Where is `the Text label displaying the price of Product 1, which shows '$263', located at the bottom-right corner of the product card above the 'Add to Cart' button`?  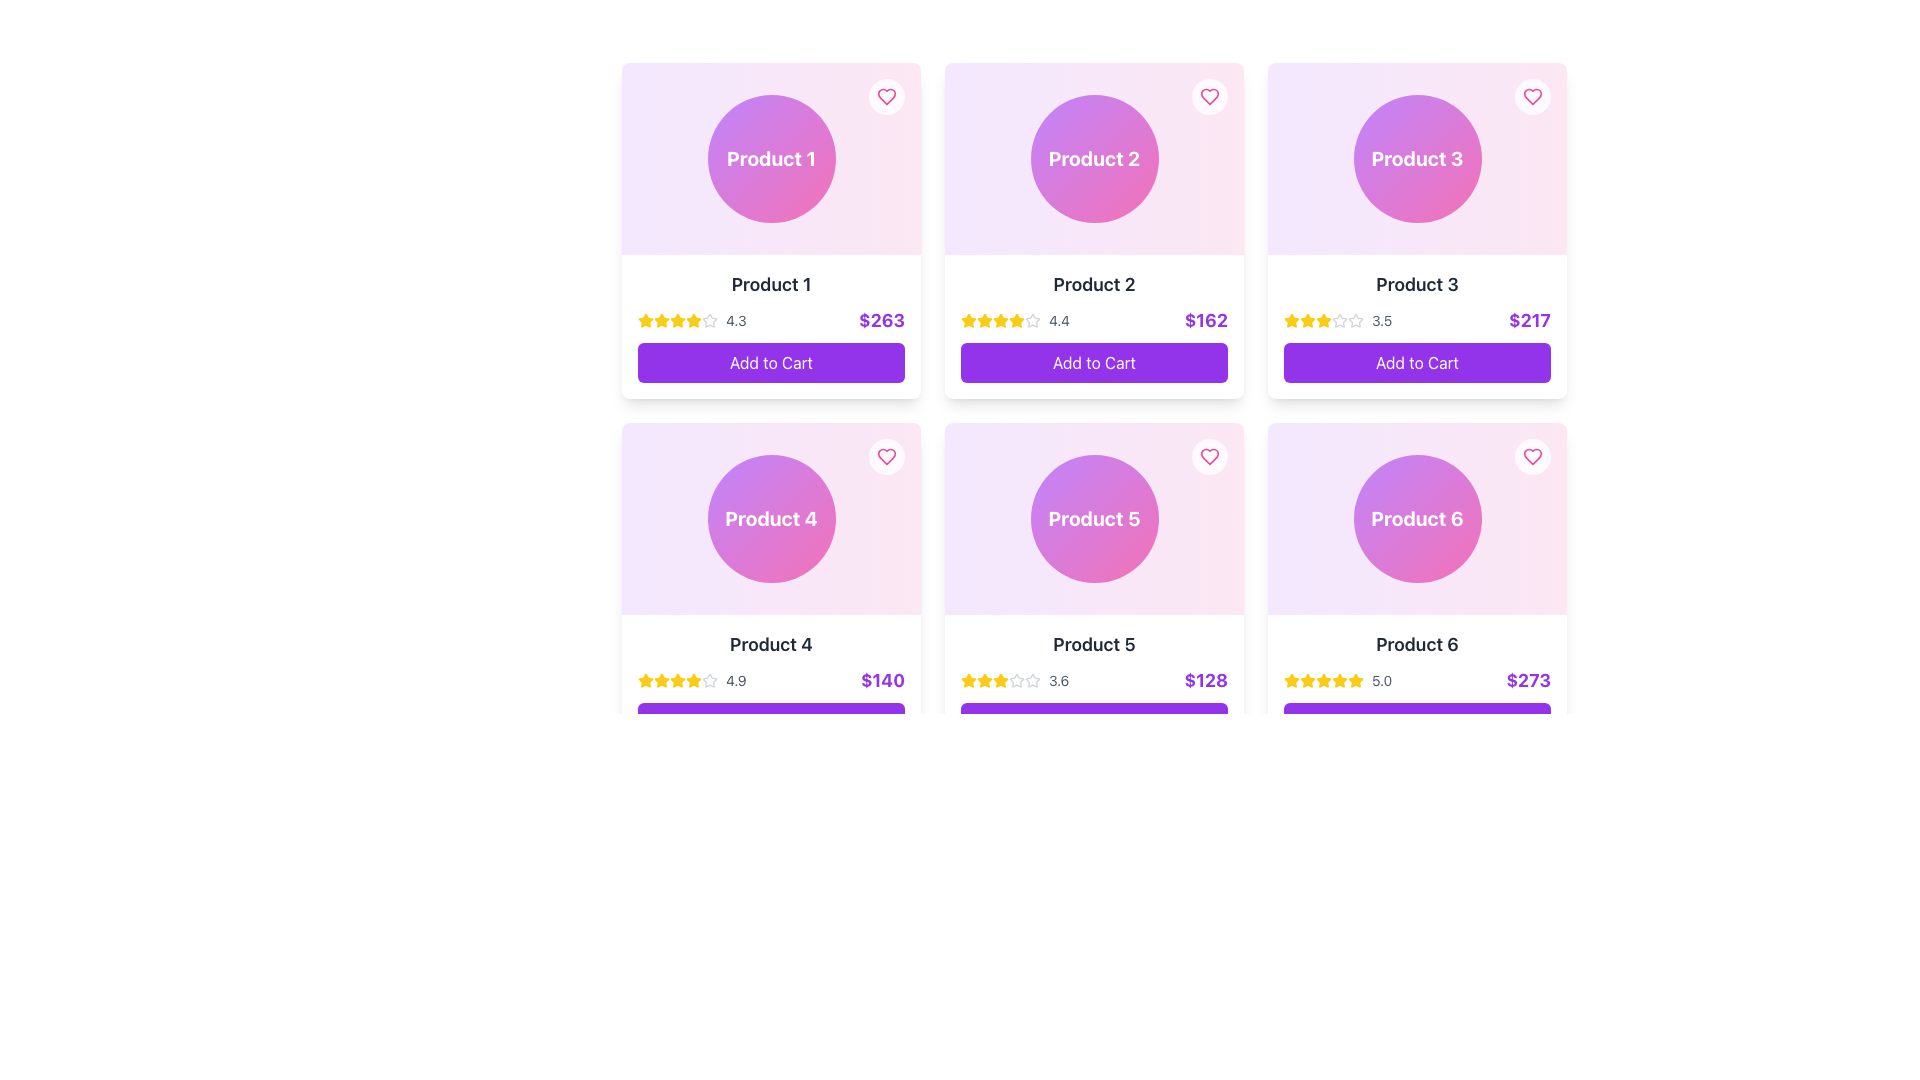
the Text label displaying the price of Product 1, which shows '$263', located at the bottom-right corner of the product card above the 'Add to Cart' button is located at coordinates (881, 319).